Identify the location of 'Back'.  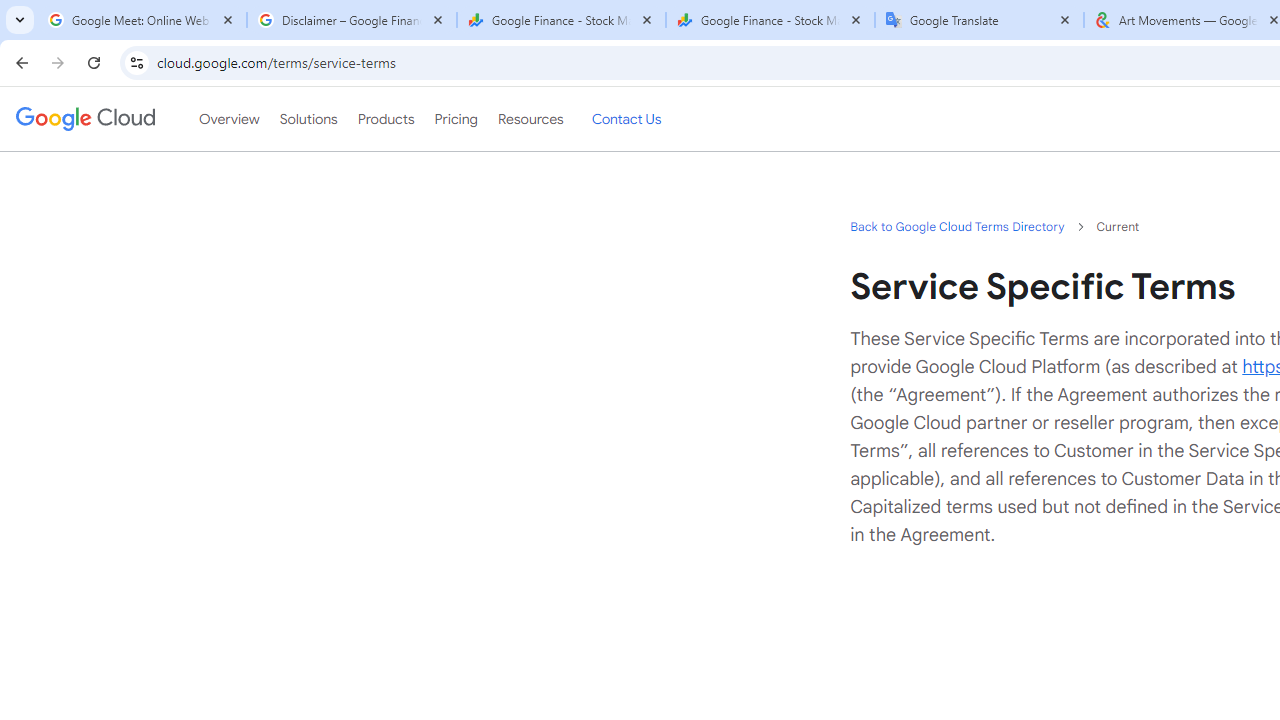
(19, 61).